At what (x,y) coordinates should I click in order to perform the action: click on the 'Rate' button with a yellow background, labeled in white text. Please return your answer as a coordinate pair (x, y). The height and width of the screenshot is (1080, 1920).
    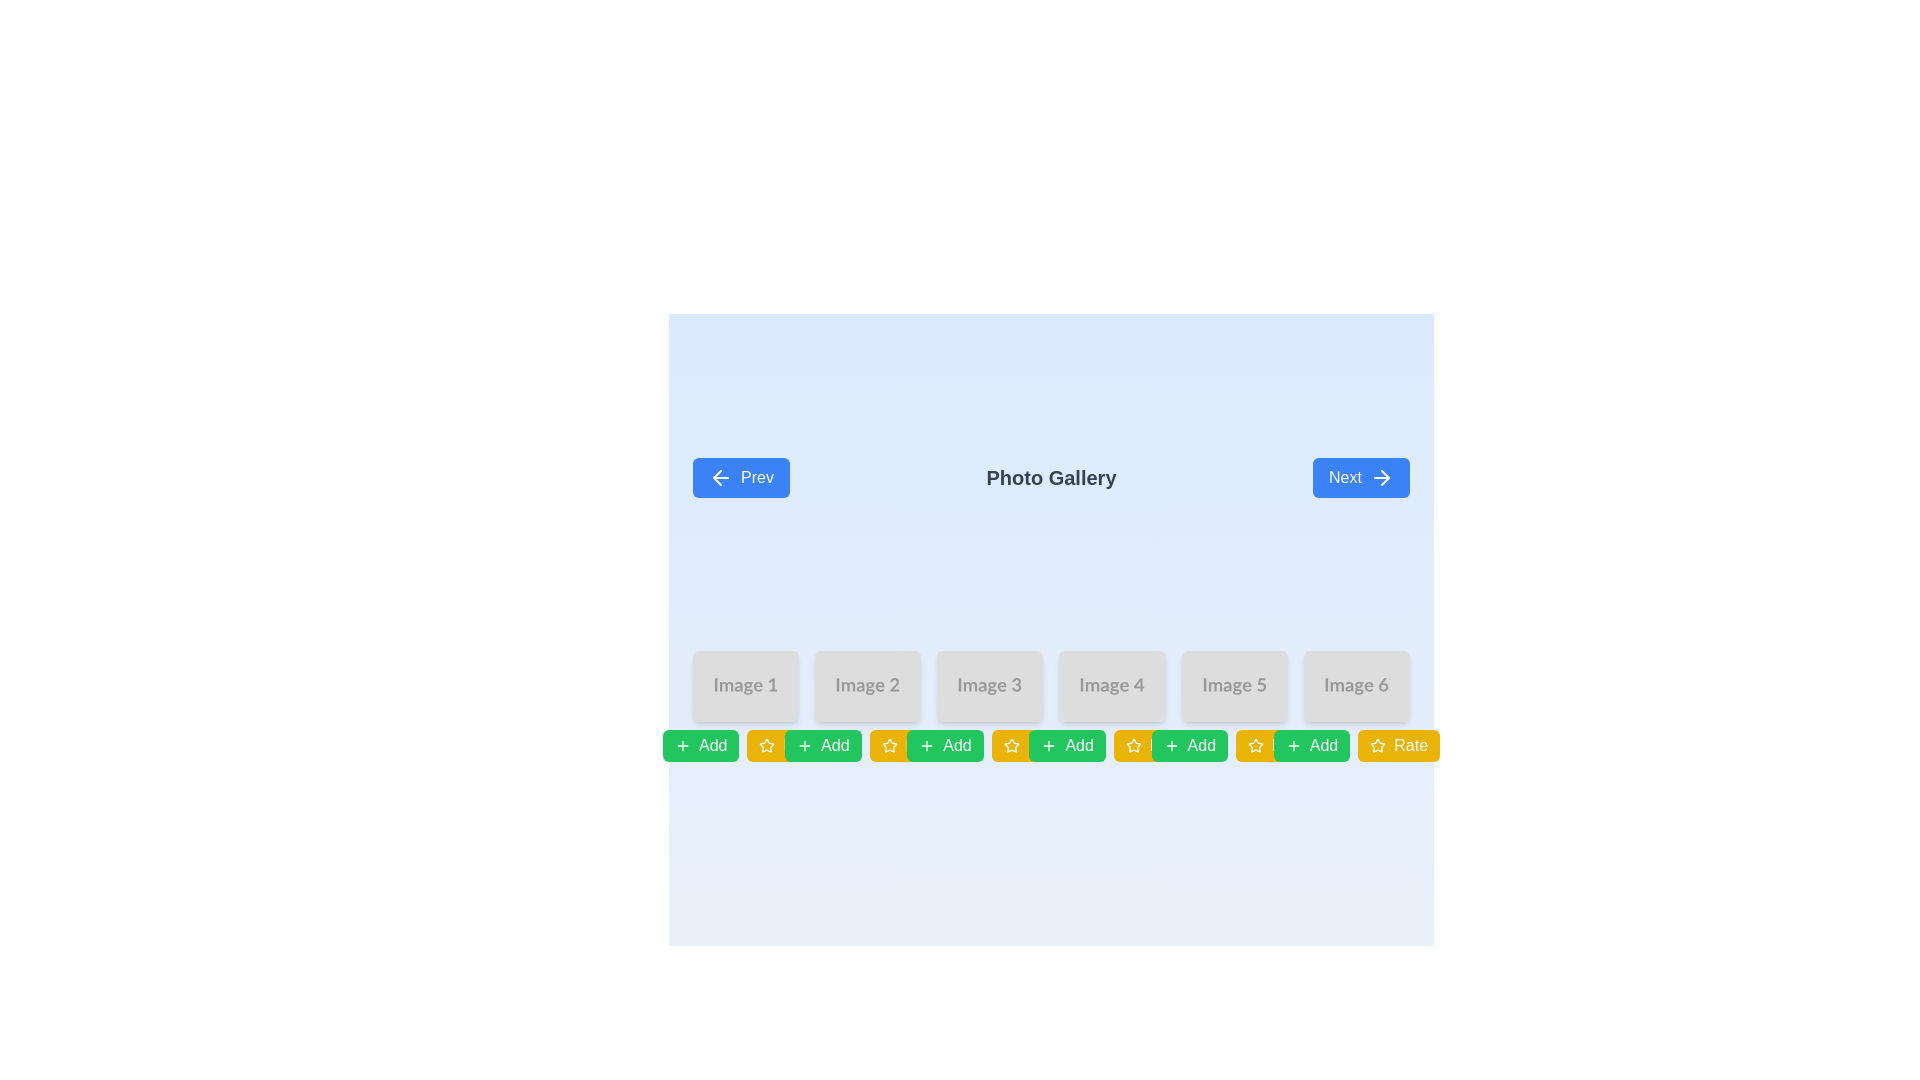
    Looking at the image, I should click on (1356, 745).